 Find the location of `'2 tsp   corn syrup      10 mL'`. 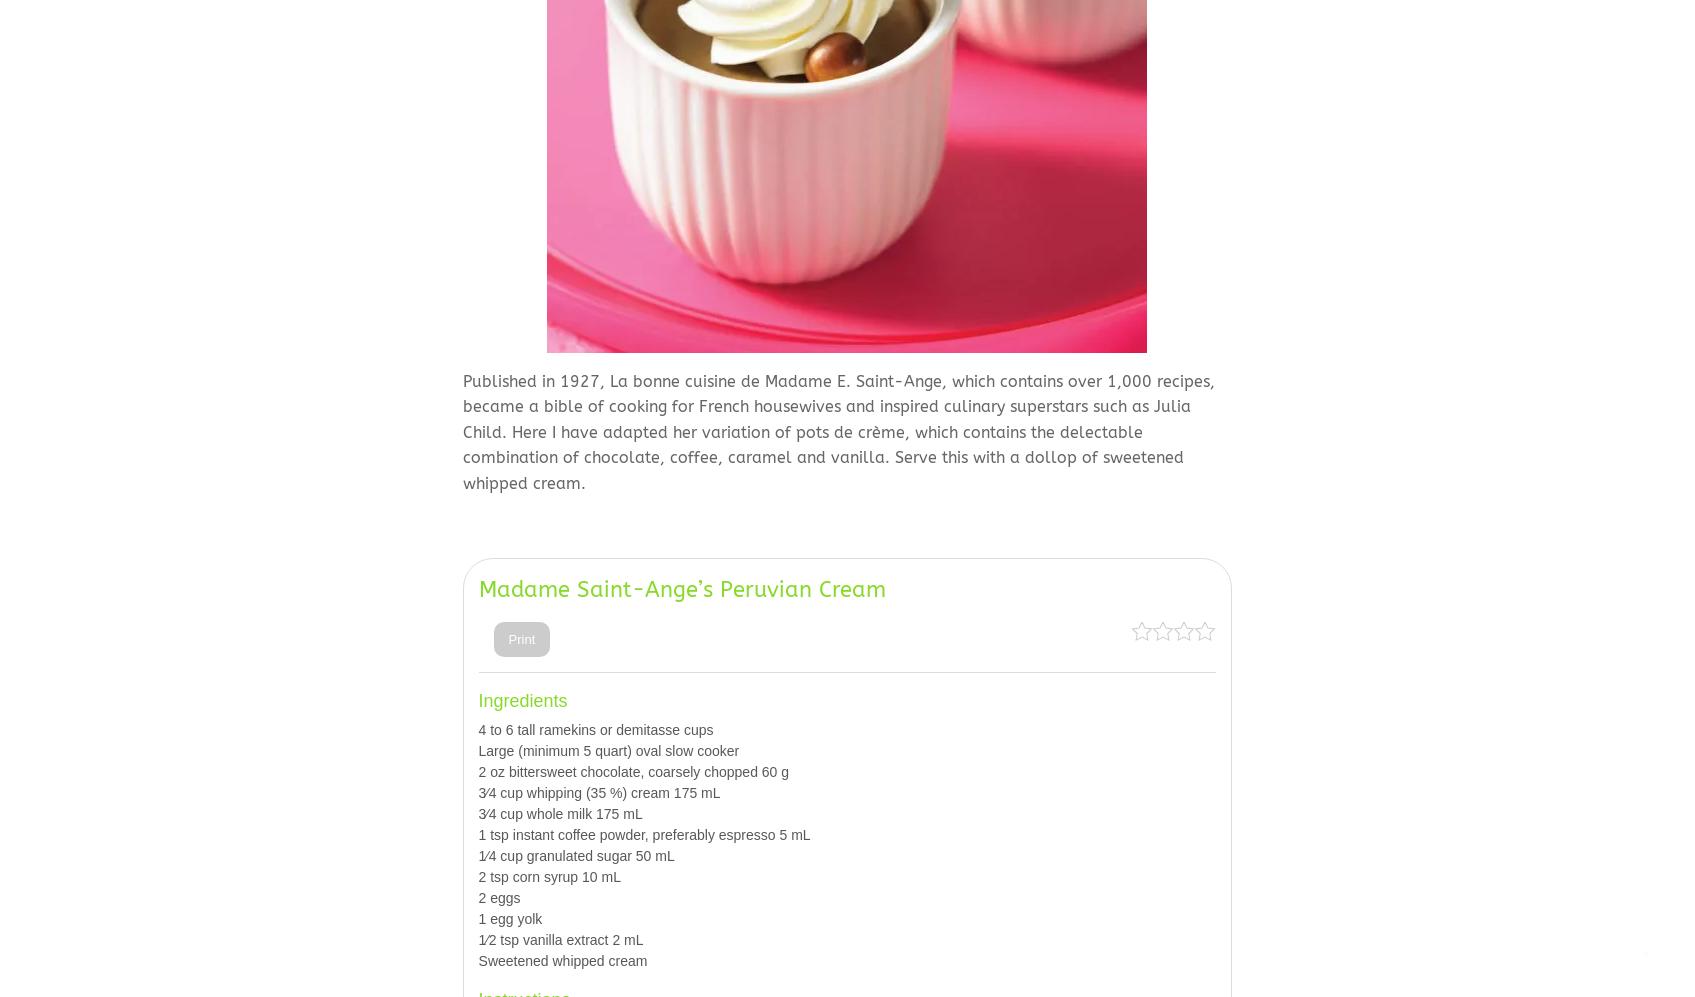

'2 tsp   corn syrup      10 mL' is located at coordinates (549, 875).